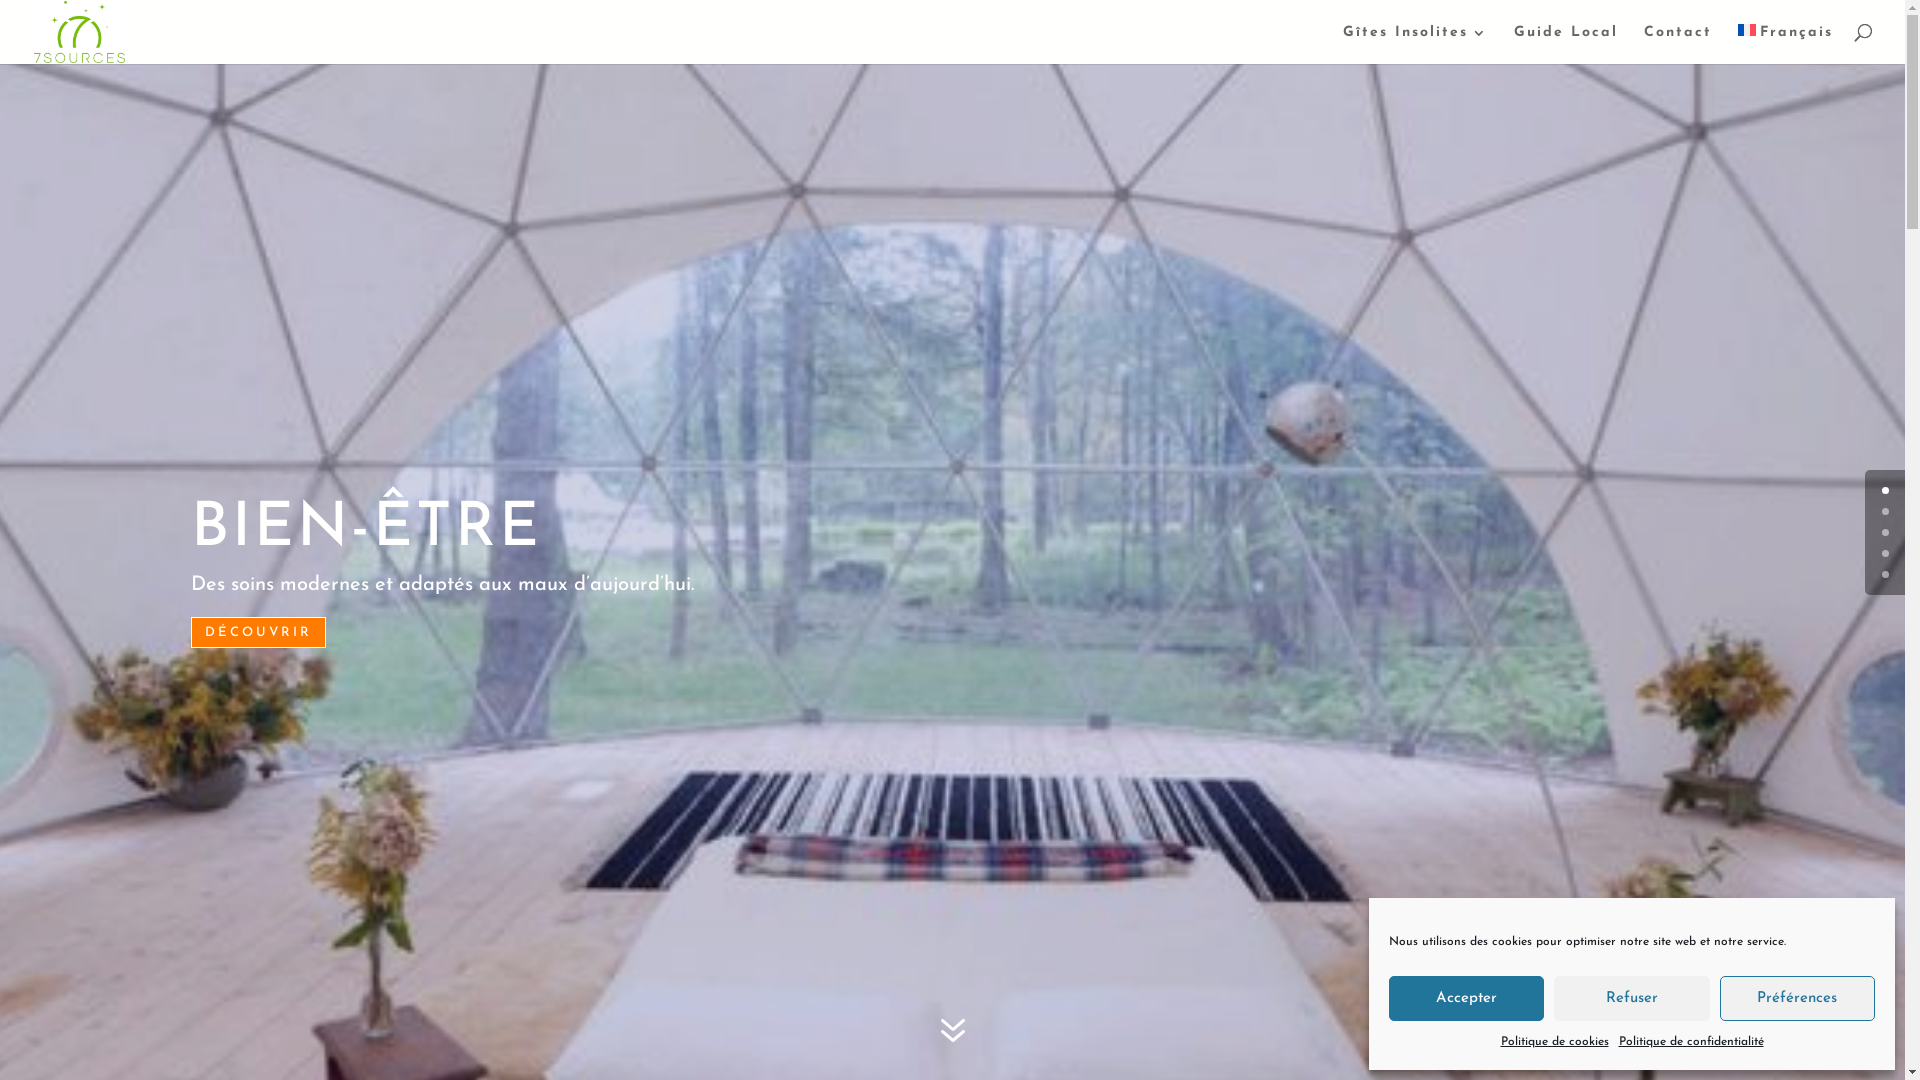 Image resolution: width=1920 pixels, height=1080 pixels. I want to click on '4', so click(1884, 574).